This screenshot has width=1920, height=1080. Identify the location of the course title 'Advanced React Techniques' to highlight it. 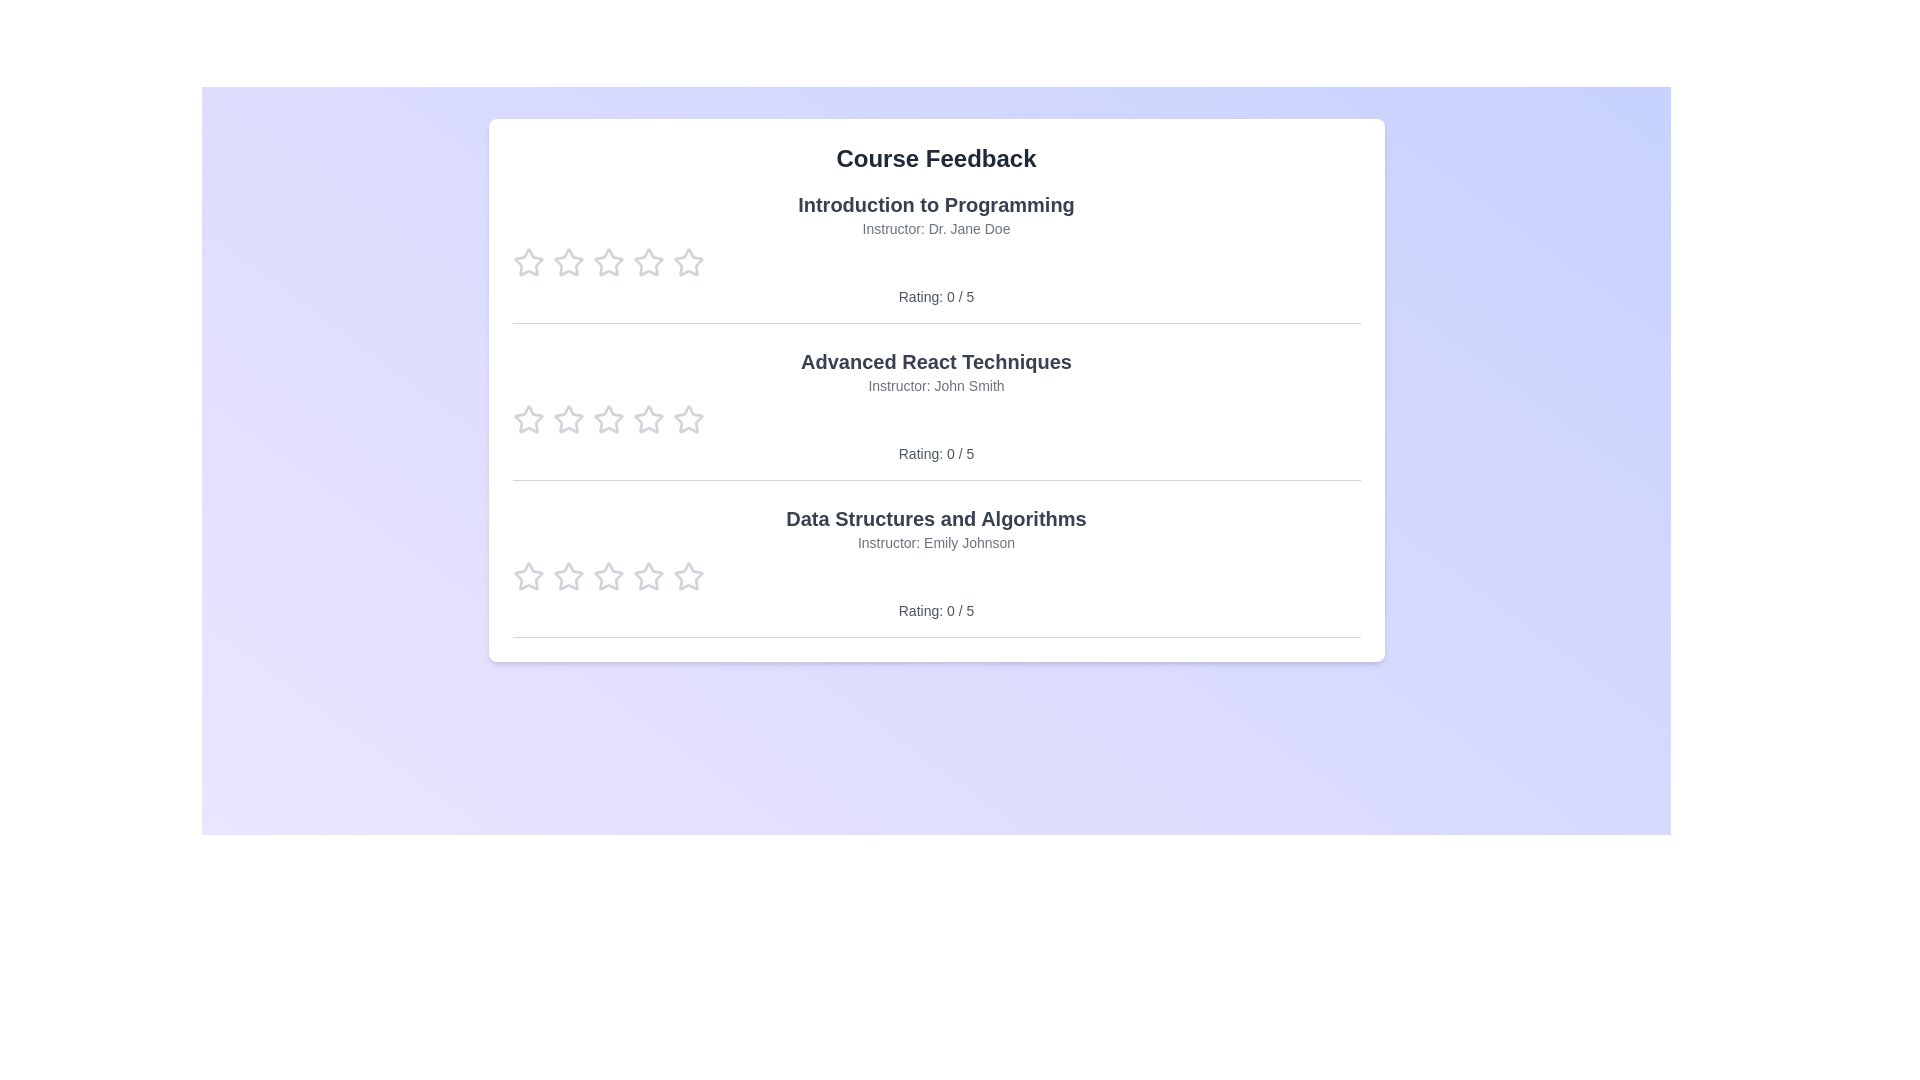
(935, 362).